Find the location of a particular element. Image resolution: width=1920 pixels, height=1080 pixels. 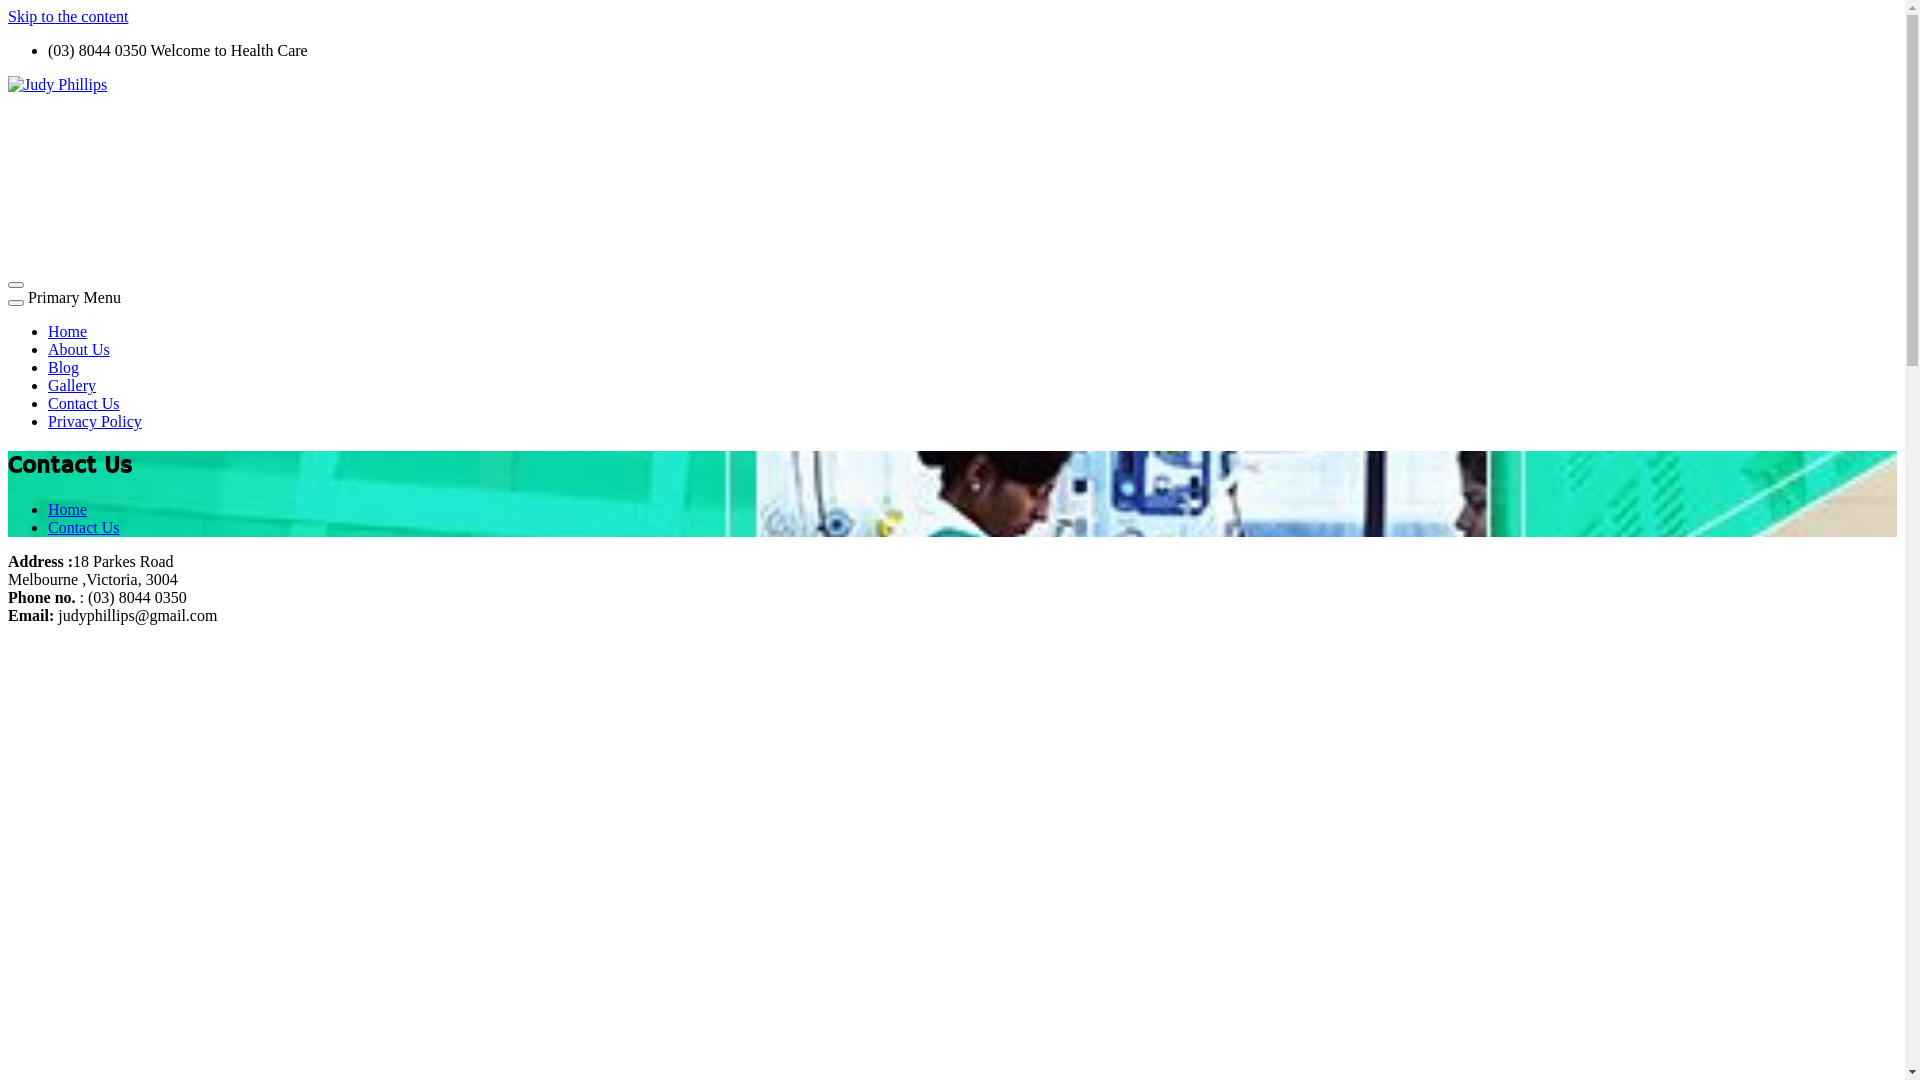

'Blog' is located at coordinates (63, 367).